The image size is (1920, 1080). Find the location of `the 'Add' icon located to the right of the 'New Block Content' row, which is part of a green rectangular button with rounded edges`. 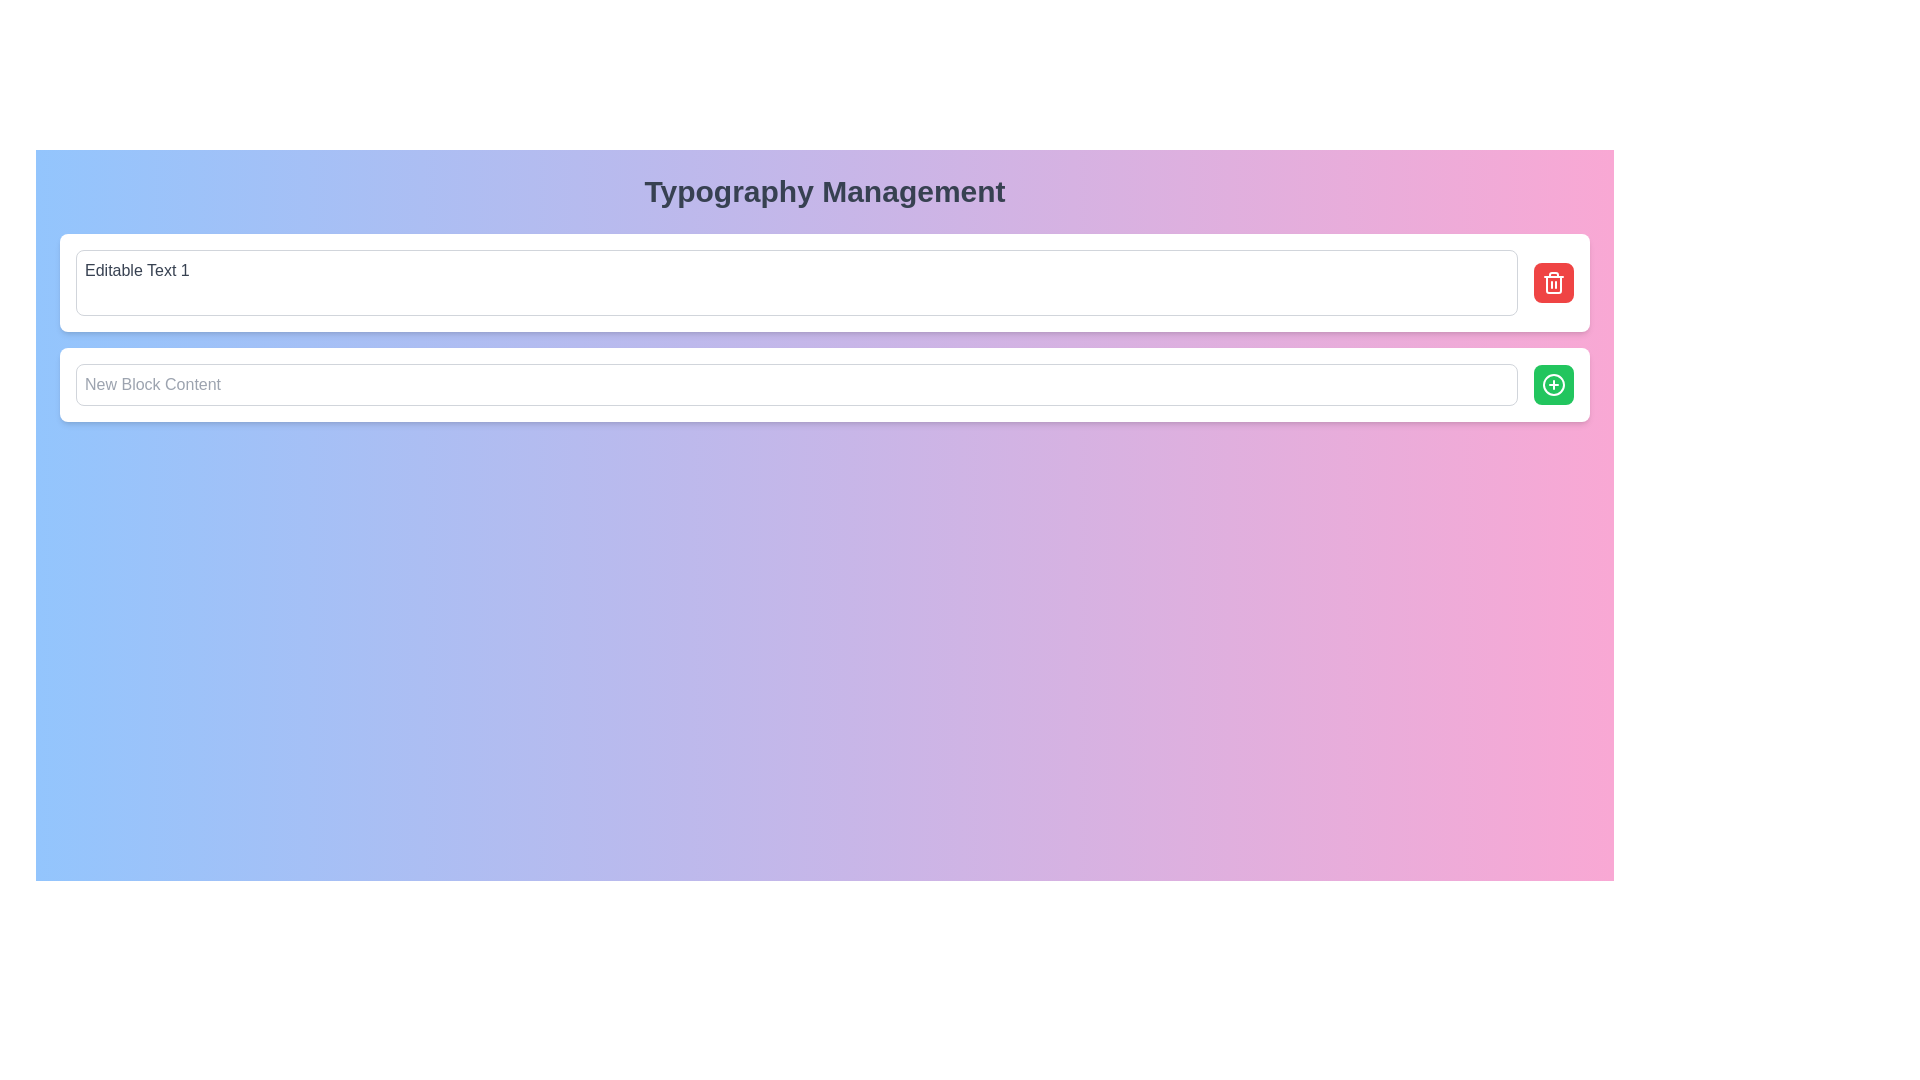

the 'Add' icon located to the right of the 'New Block Content' row, which is part of a green rectangular button with rounded edges is located at coordinates (1553, 385).